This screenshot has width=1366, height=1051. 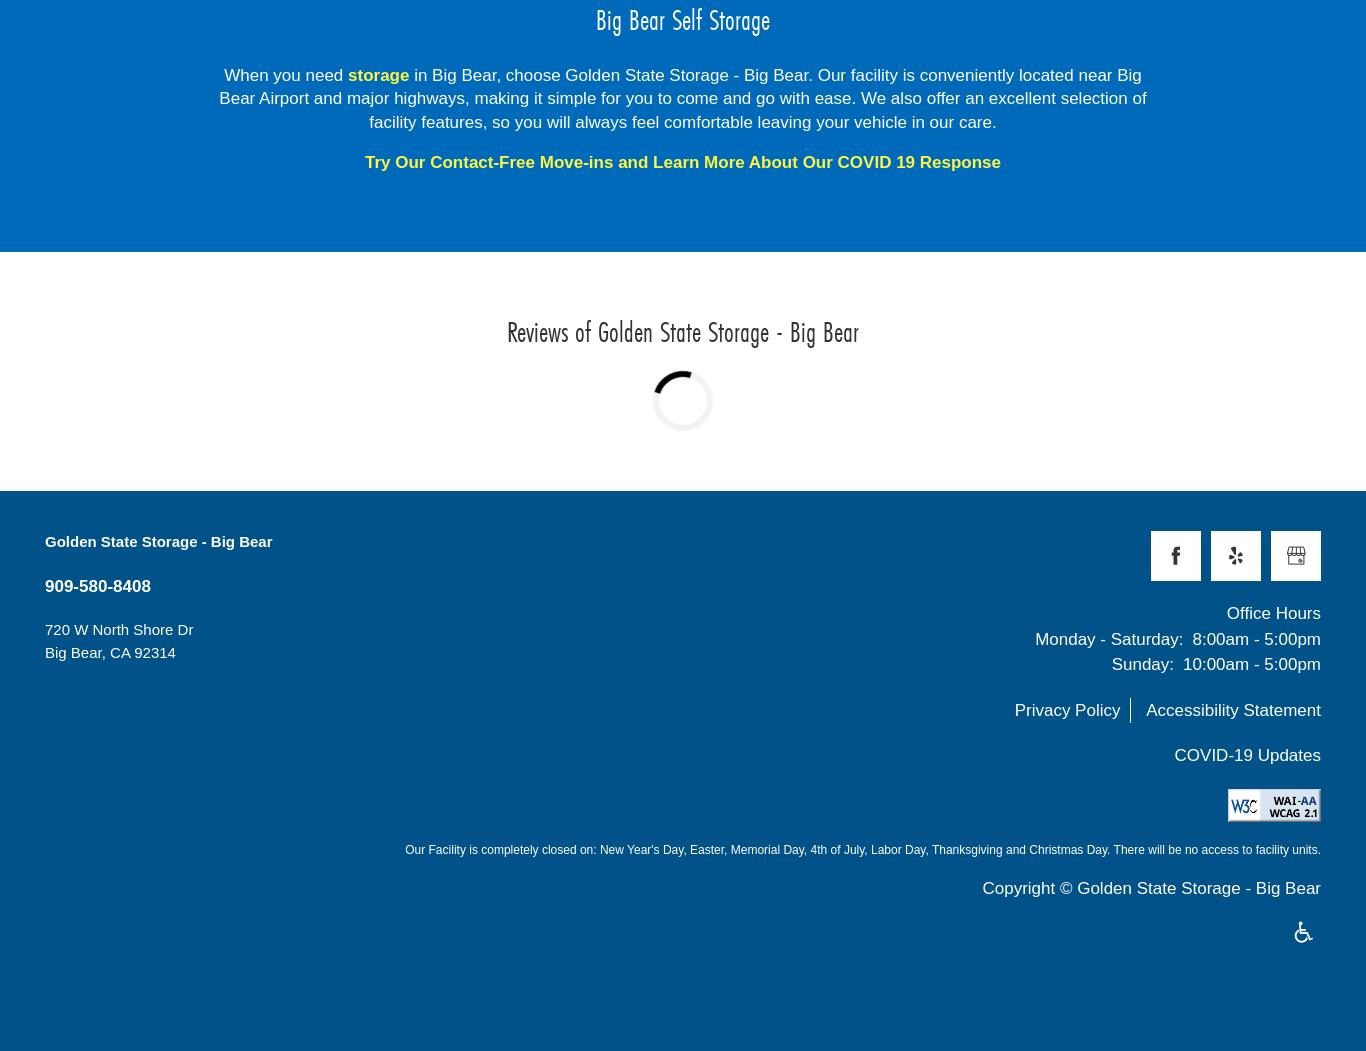 I want to click on '909-580-8408', so click(x=44, y=585).